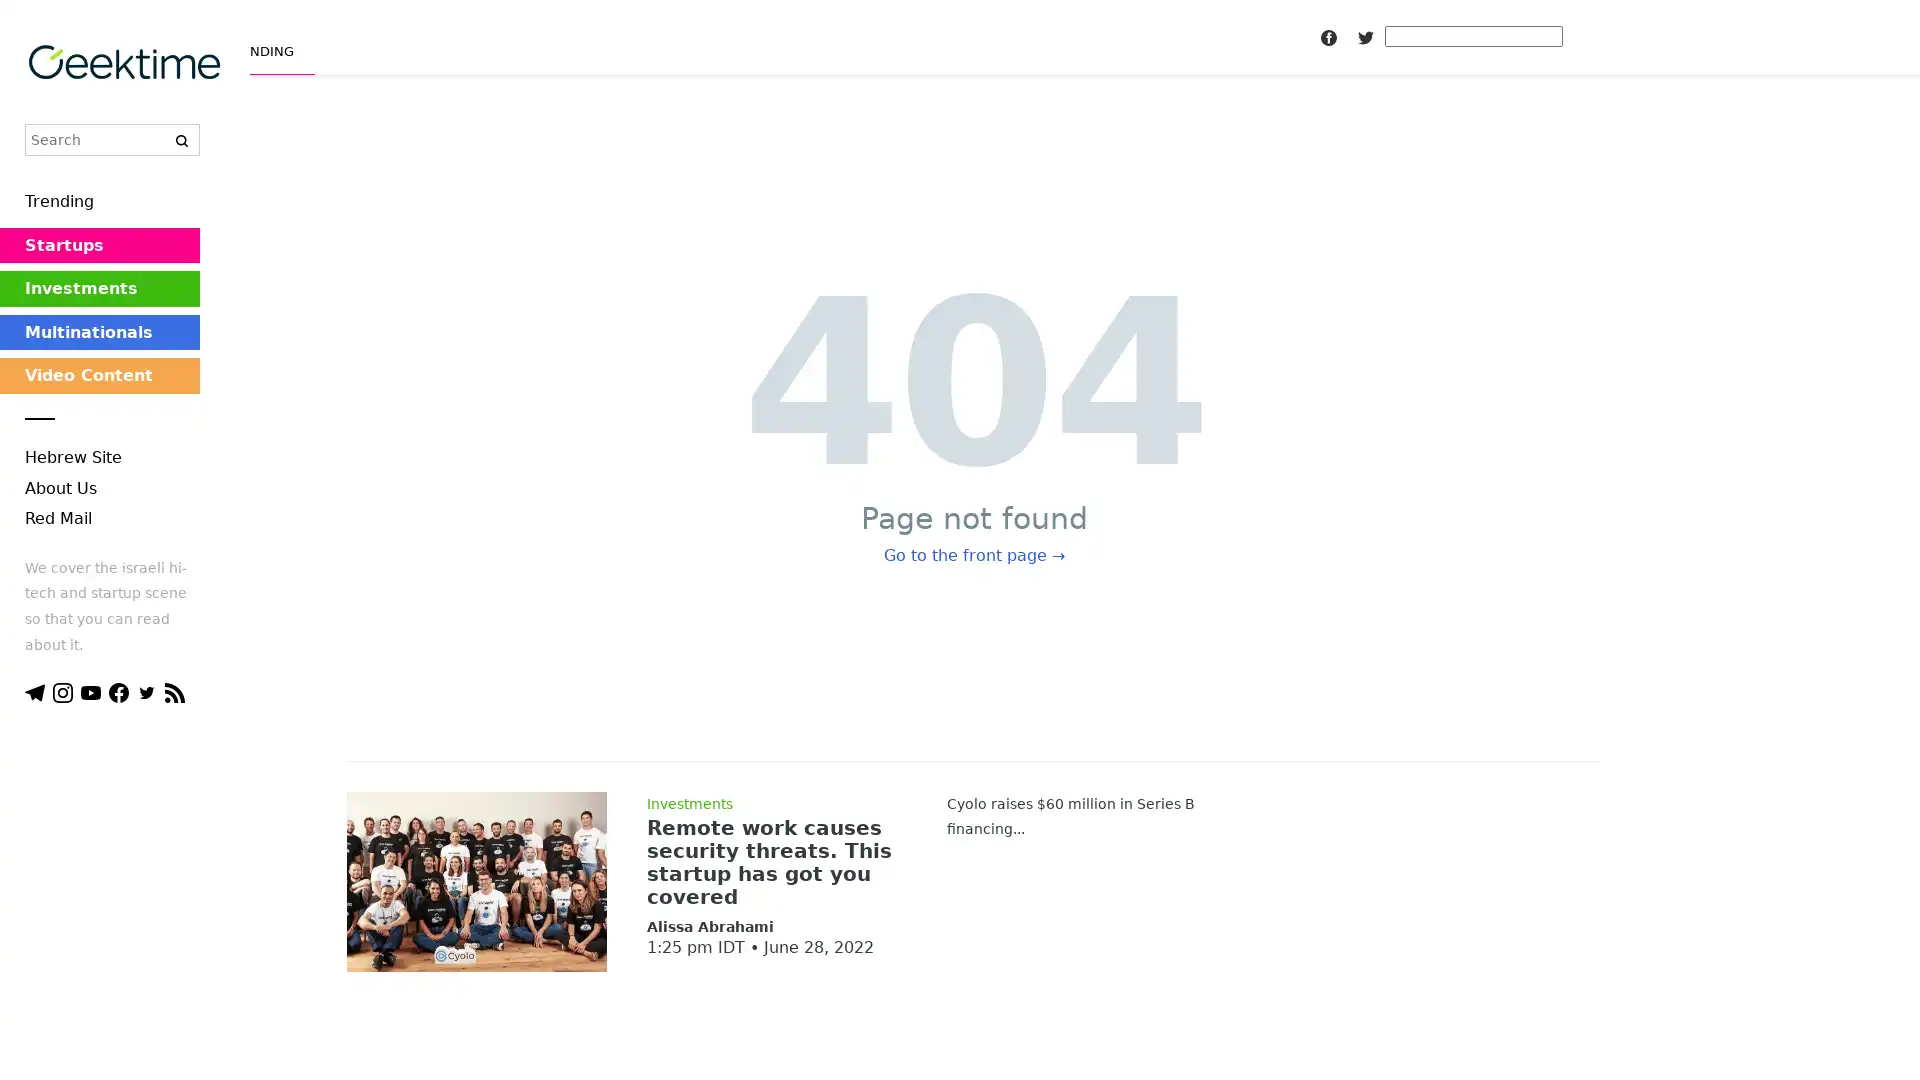  What do you see at coordinates (1162, 567) in the screenshot?
I see `Subscribe` at bounding box center [1162, 567].